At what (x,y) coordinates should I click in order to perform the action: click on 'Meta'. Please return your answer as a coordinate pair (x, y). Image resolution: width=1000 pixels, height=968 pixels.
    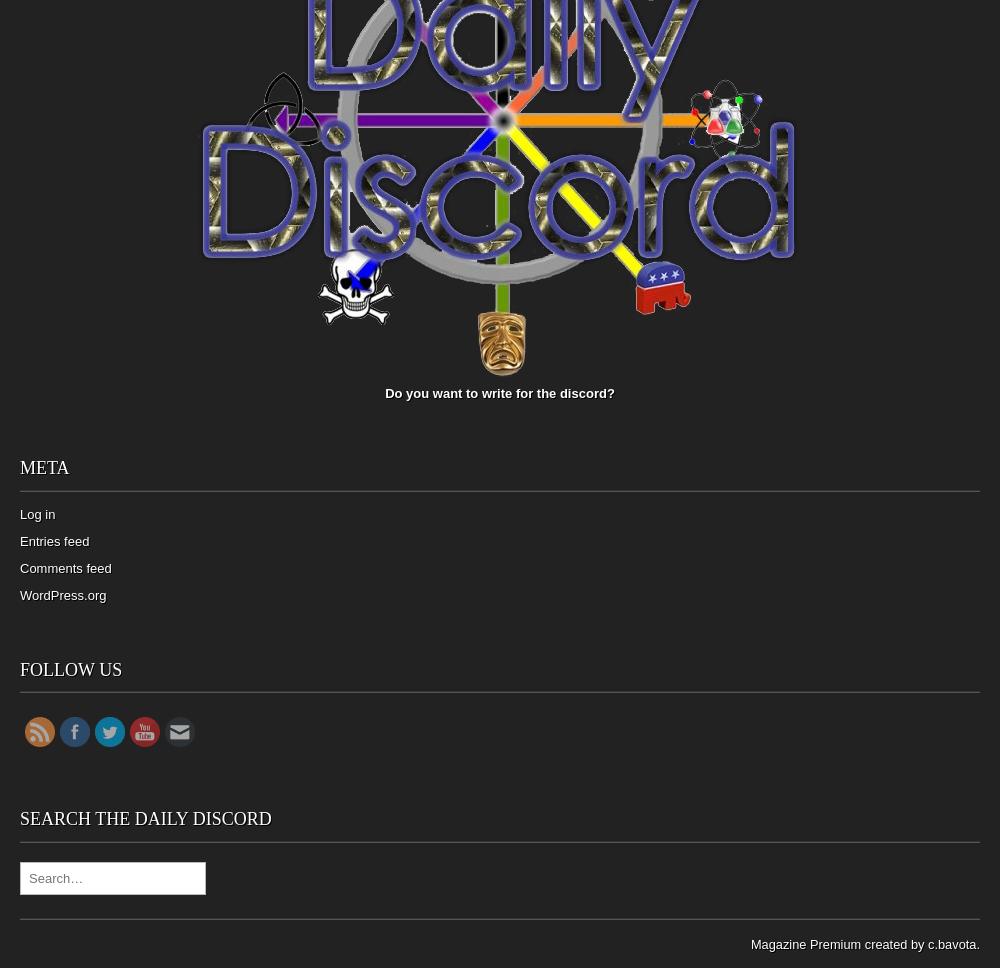
    Looking at the image, I should click on (20, 467).